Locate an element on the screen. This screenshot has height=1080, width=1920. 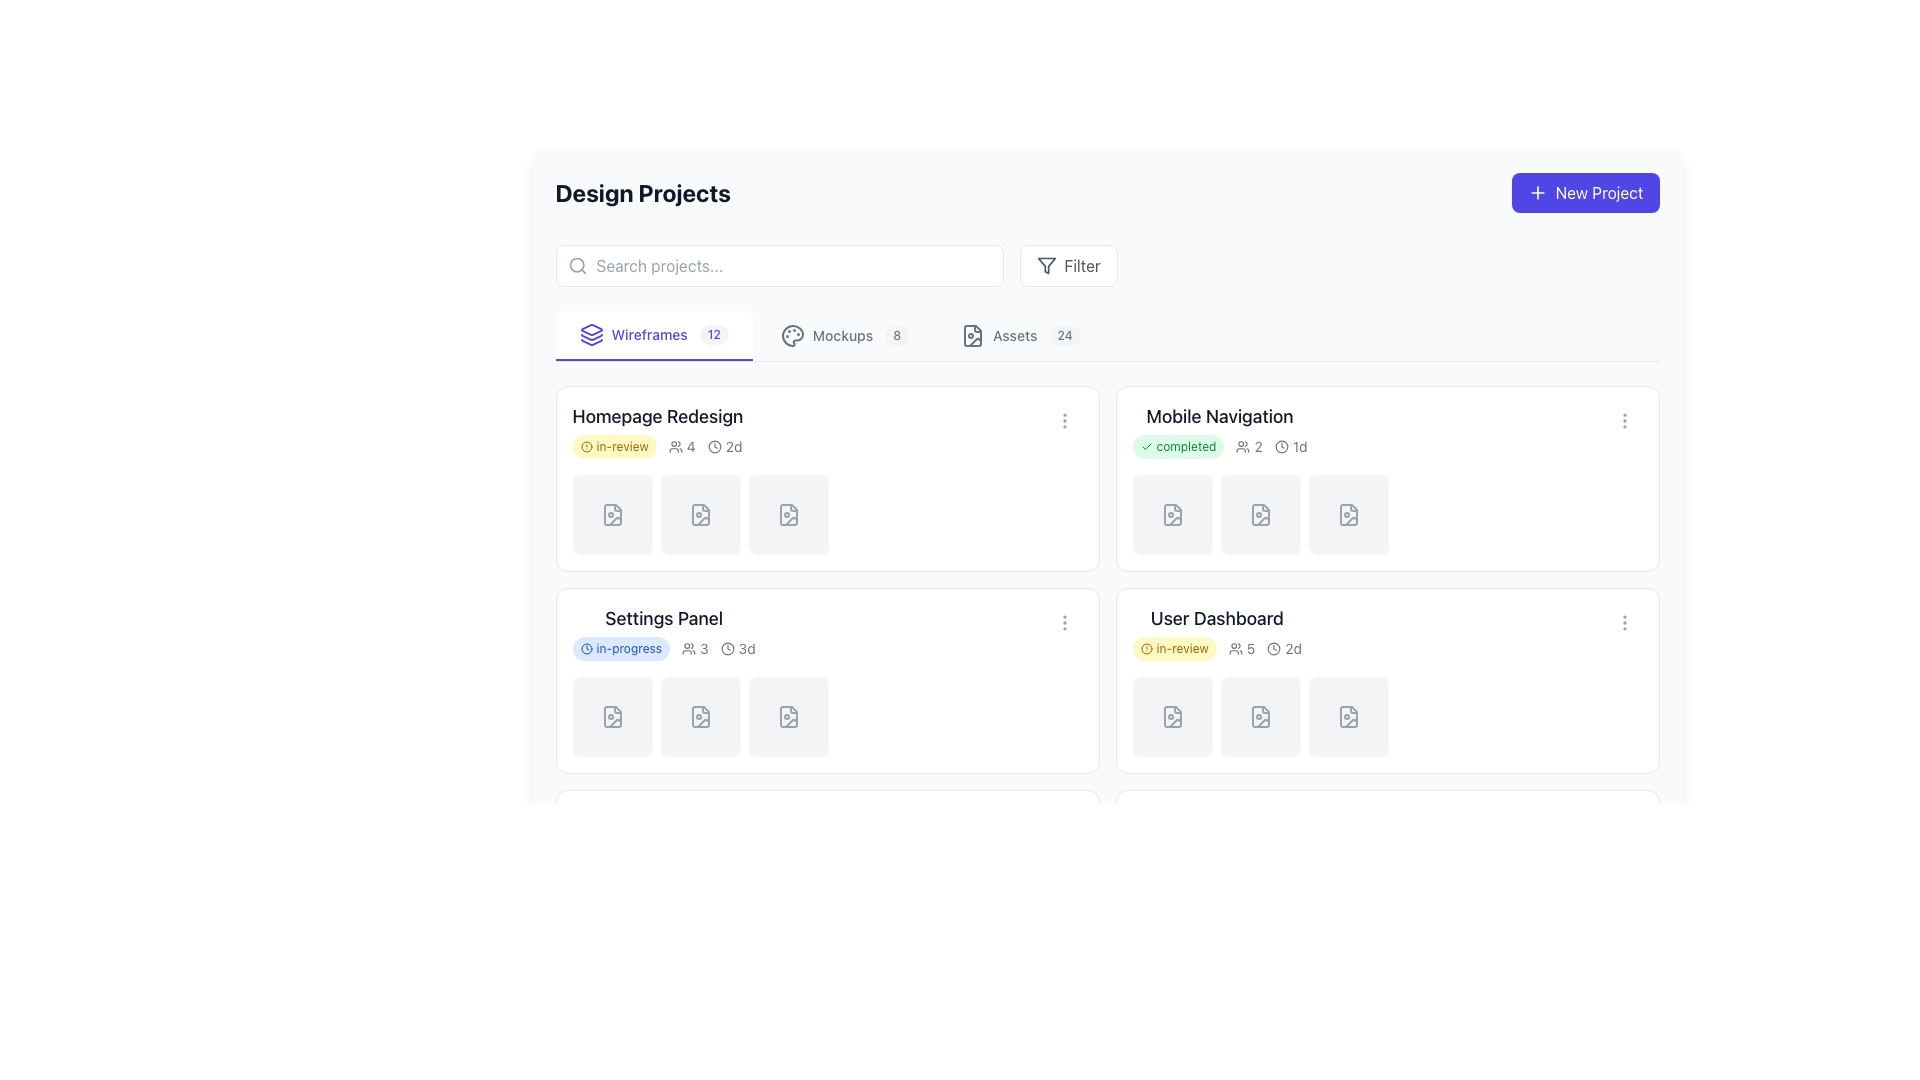
the magnifying glass search icon, which is styled in a minimalist outline format and positioned on the left edge of the search input box is located at coordinates (576, 265).